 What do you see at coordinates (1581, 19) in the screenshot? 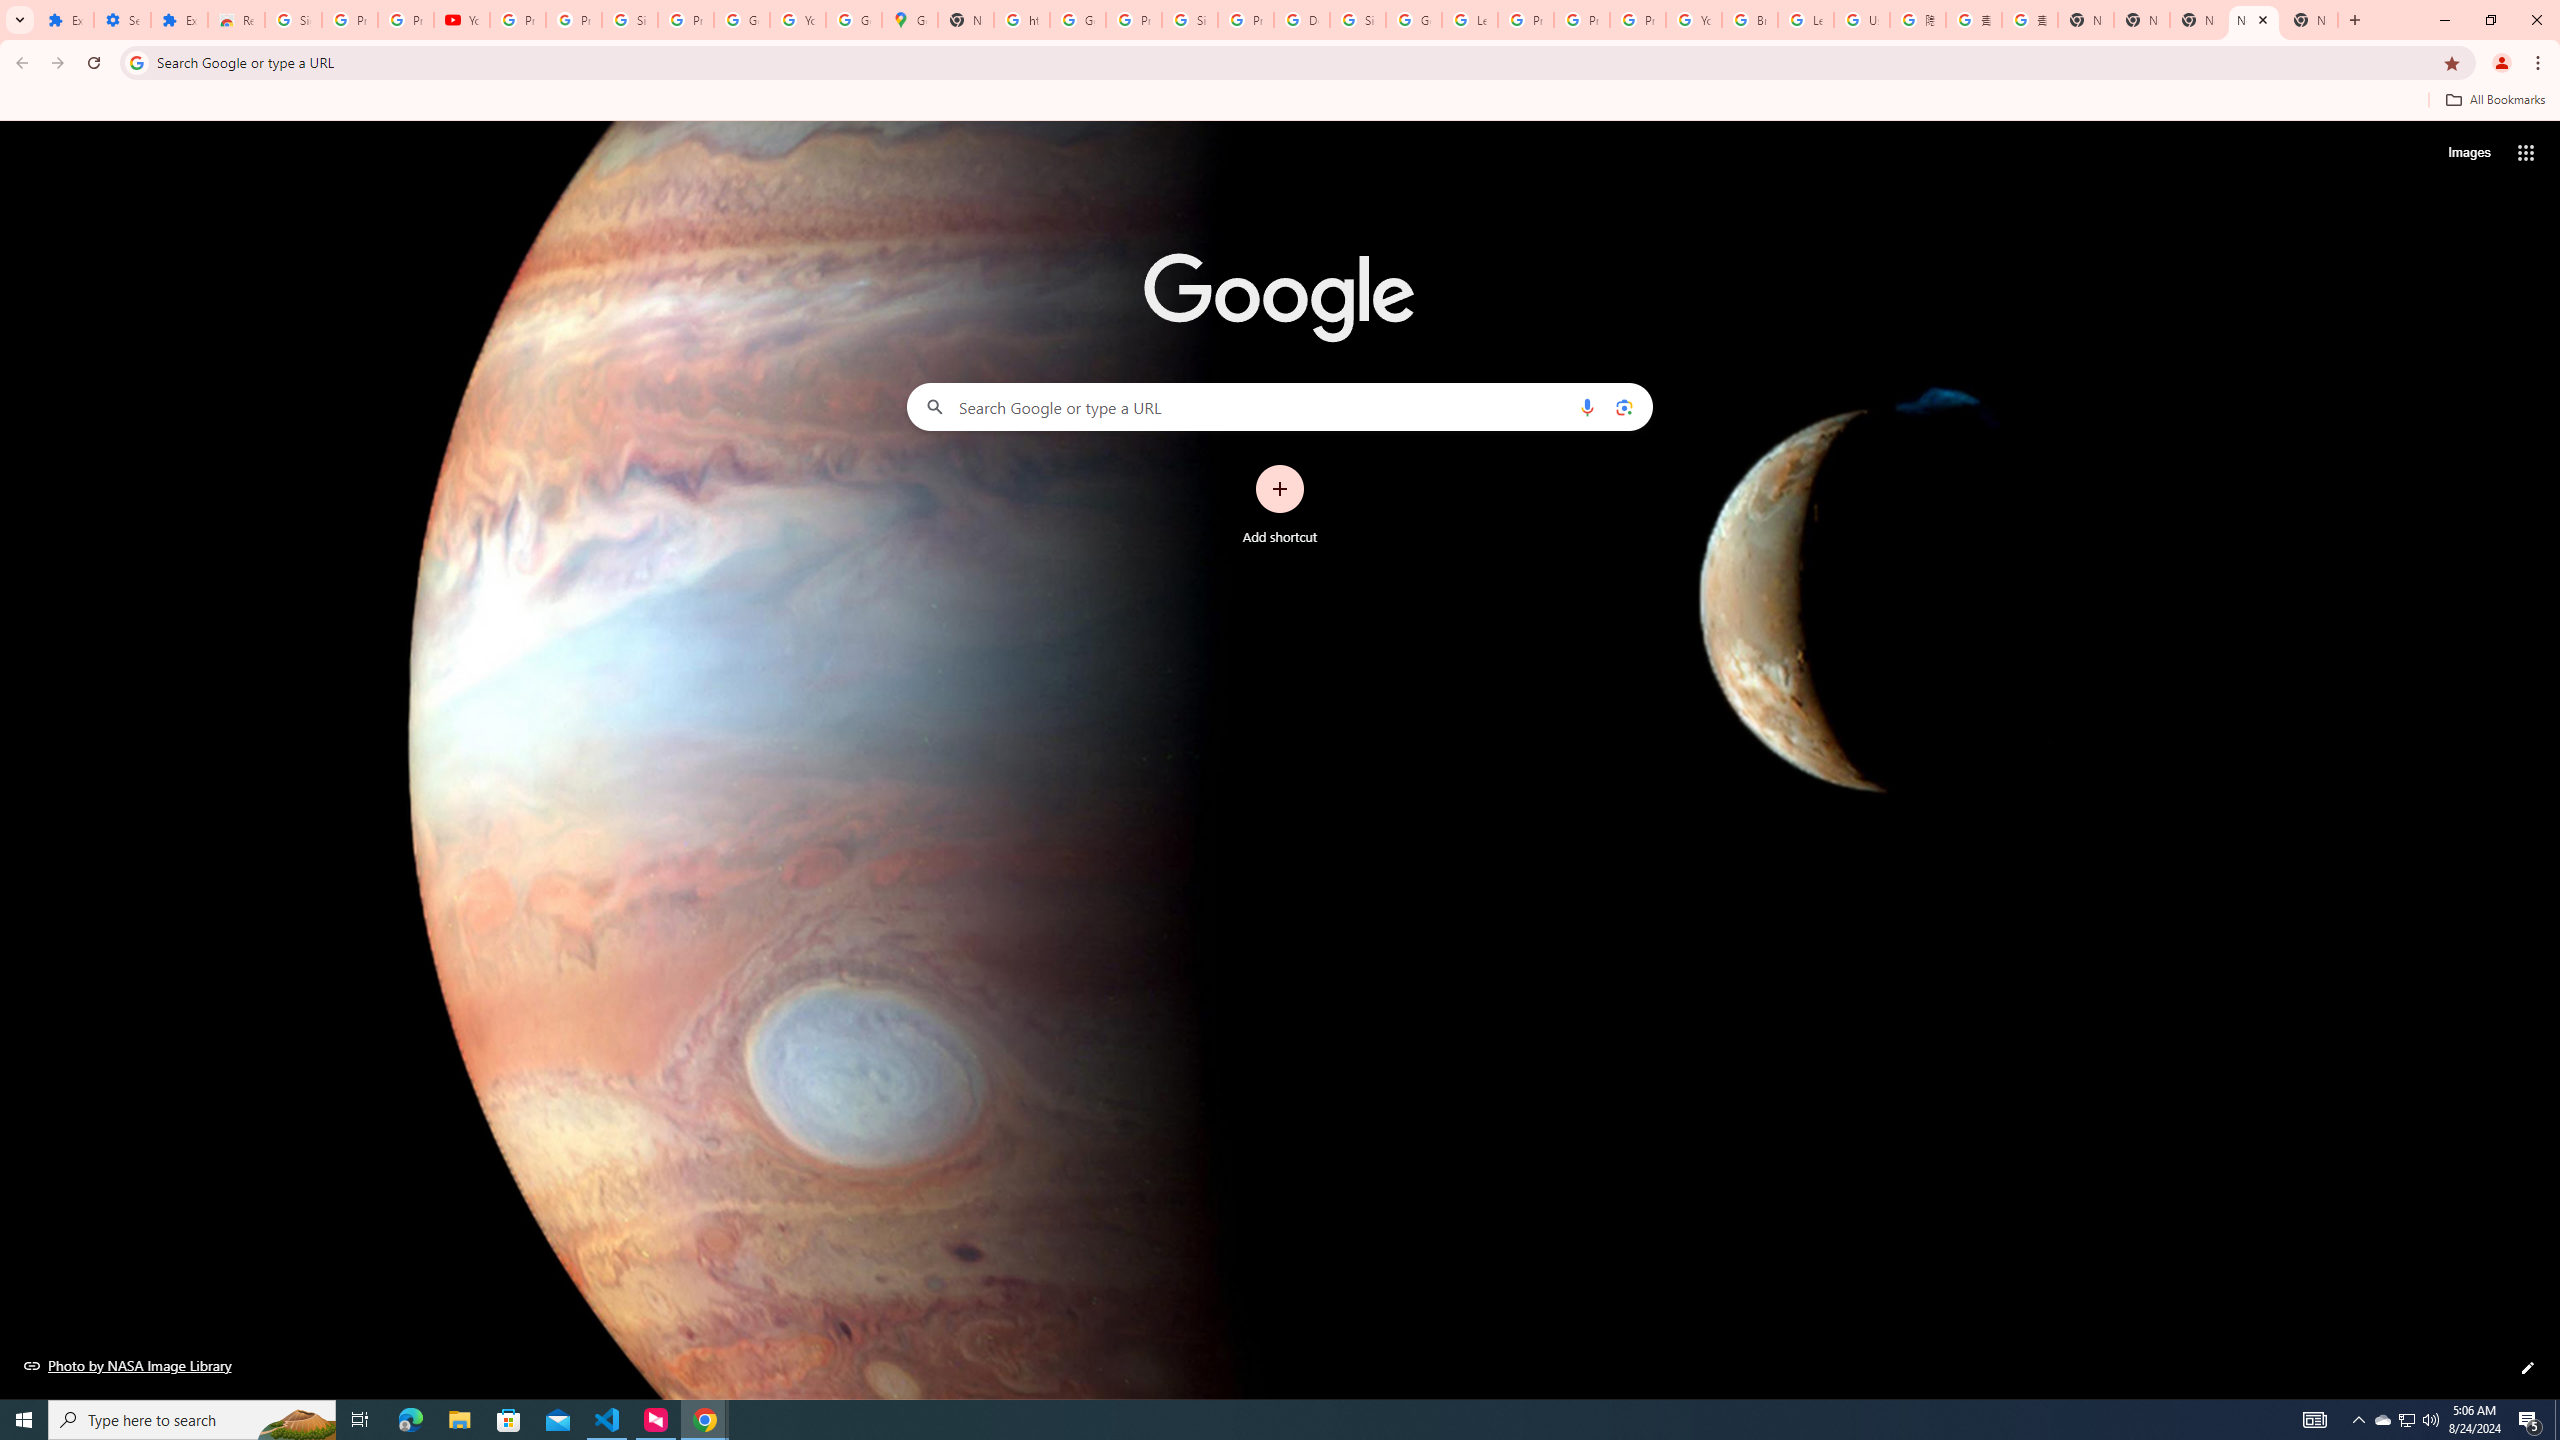
I see `'Privacy Help Center - Policies Help'` at bounding box center [1581, 19].